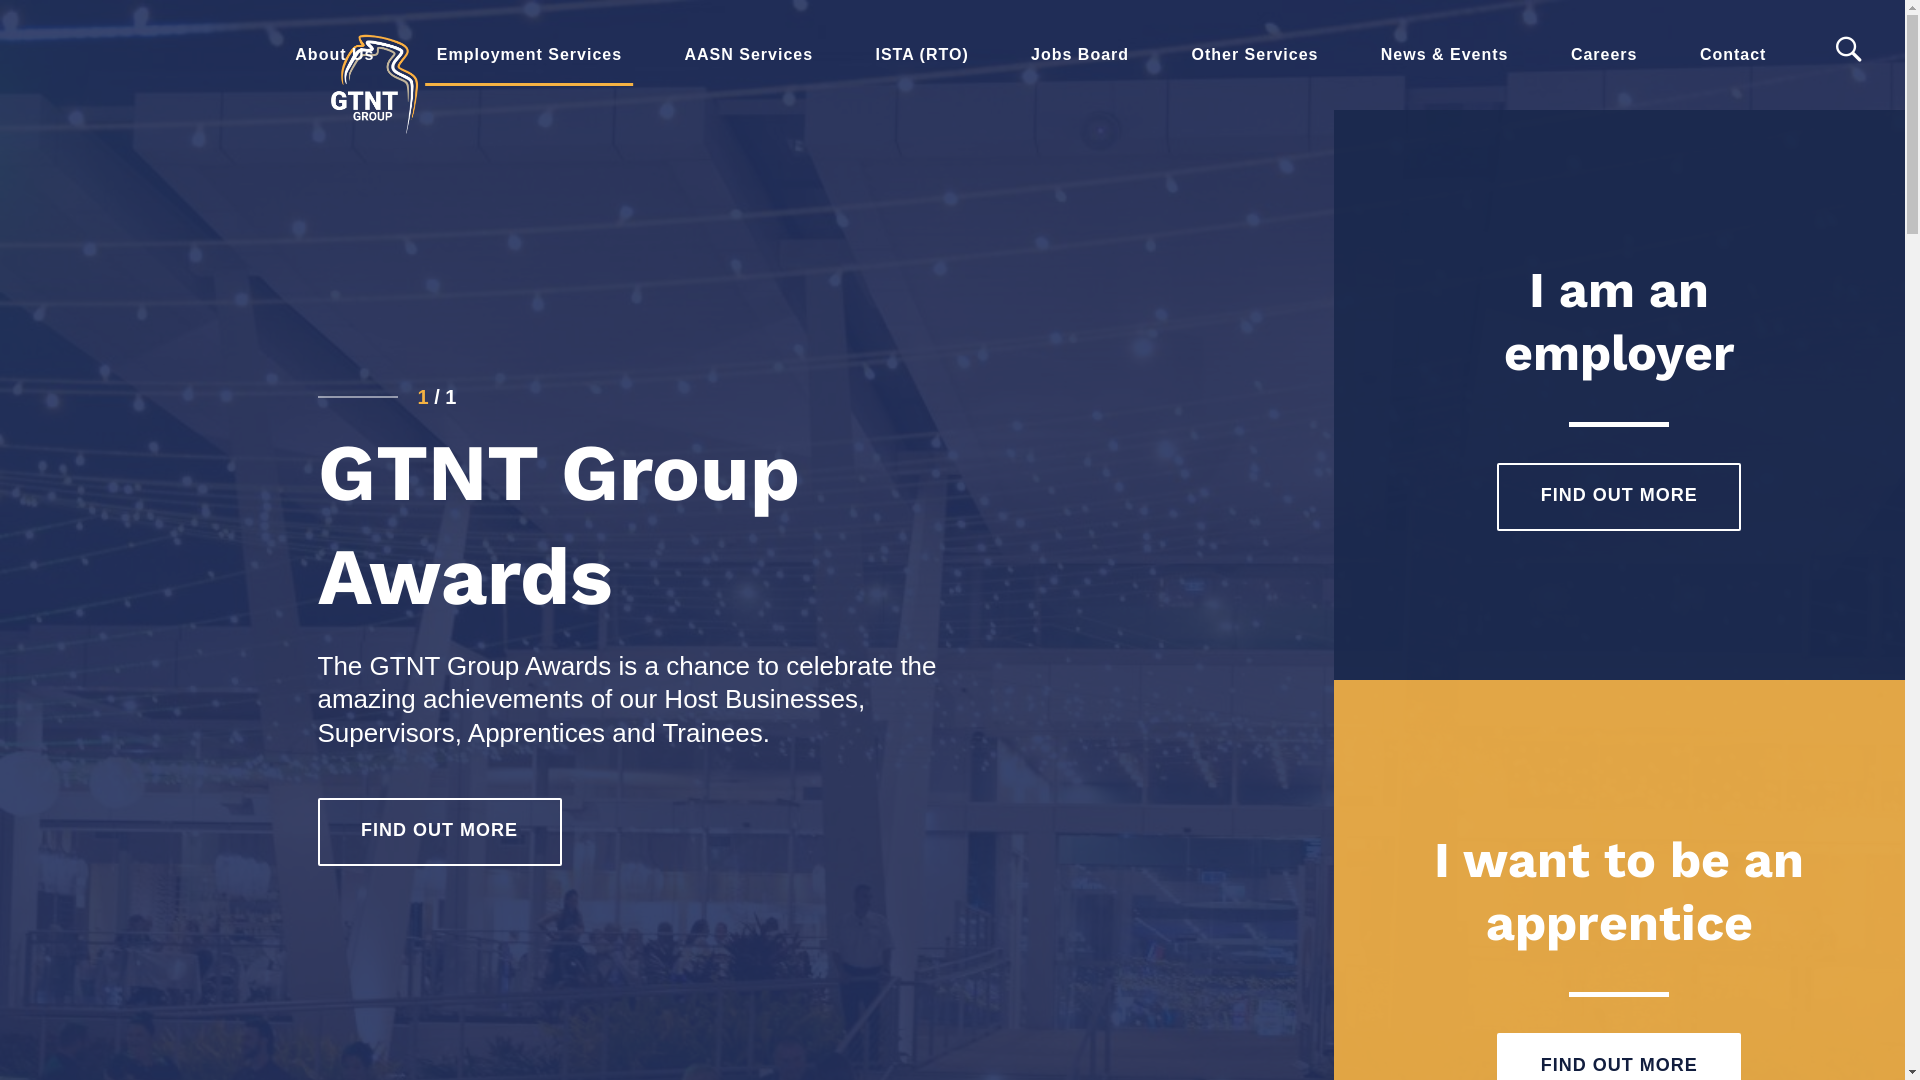 This screenshot has width=1920, height=1080. What do you see at coordinates (1732, 53) in the screenshot?
I see `'Contact'` at bounding box center [1732, 53].